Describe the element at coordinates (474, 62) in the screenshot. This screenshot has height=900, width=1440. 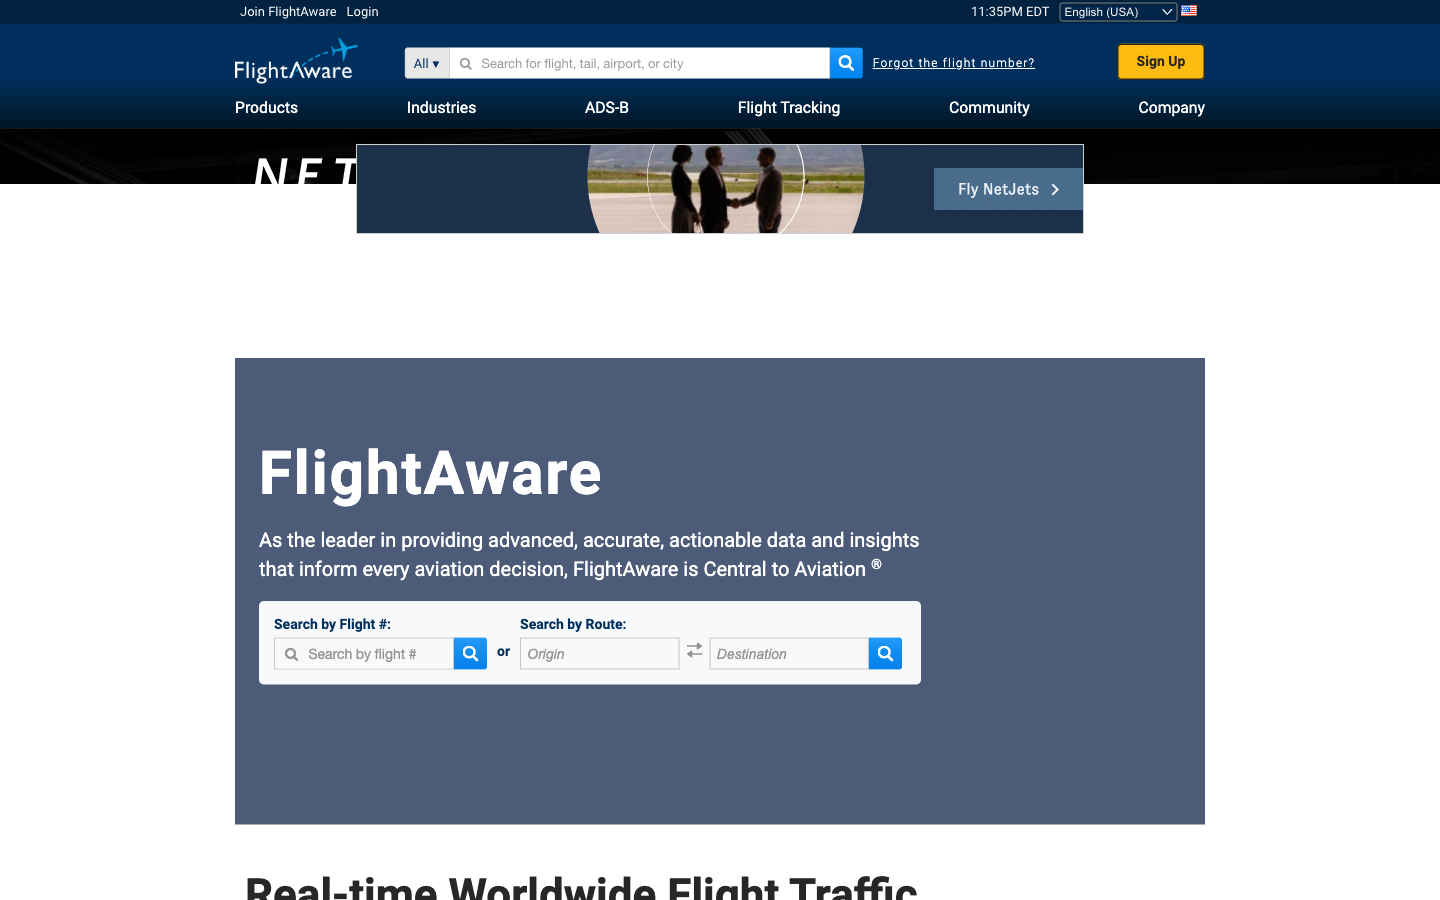
I see `Click the second suggestion in the search options` at that location.